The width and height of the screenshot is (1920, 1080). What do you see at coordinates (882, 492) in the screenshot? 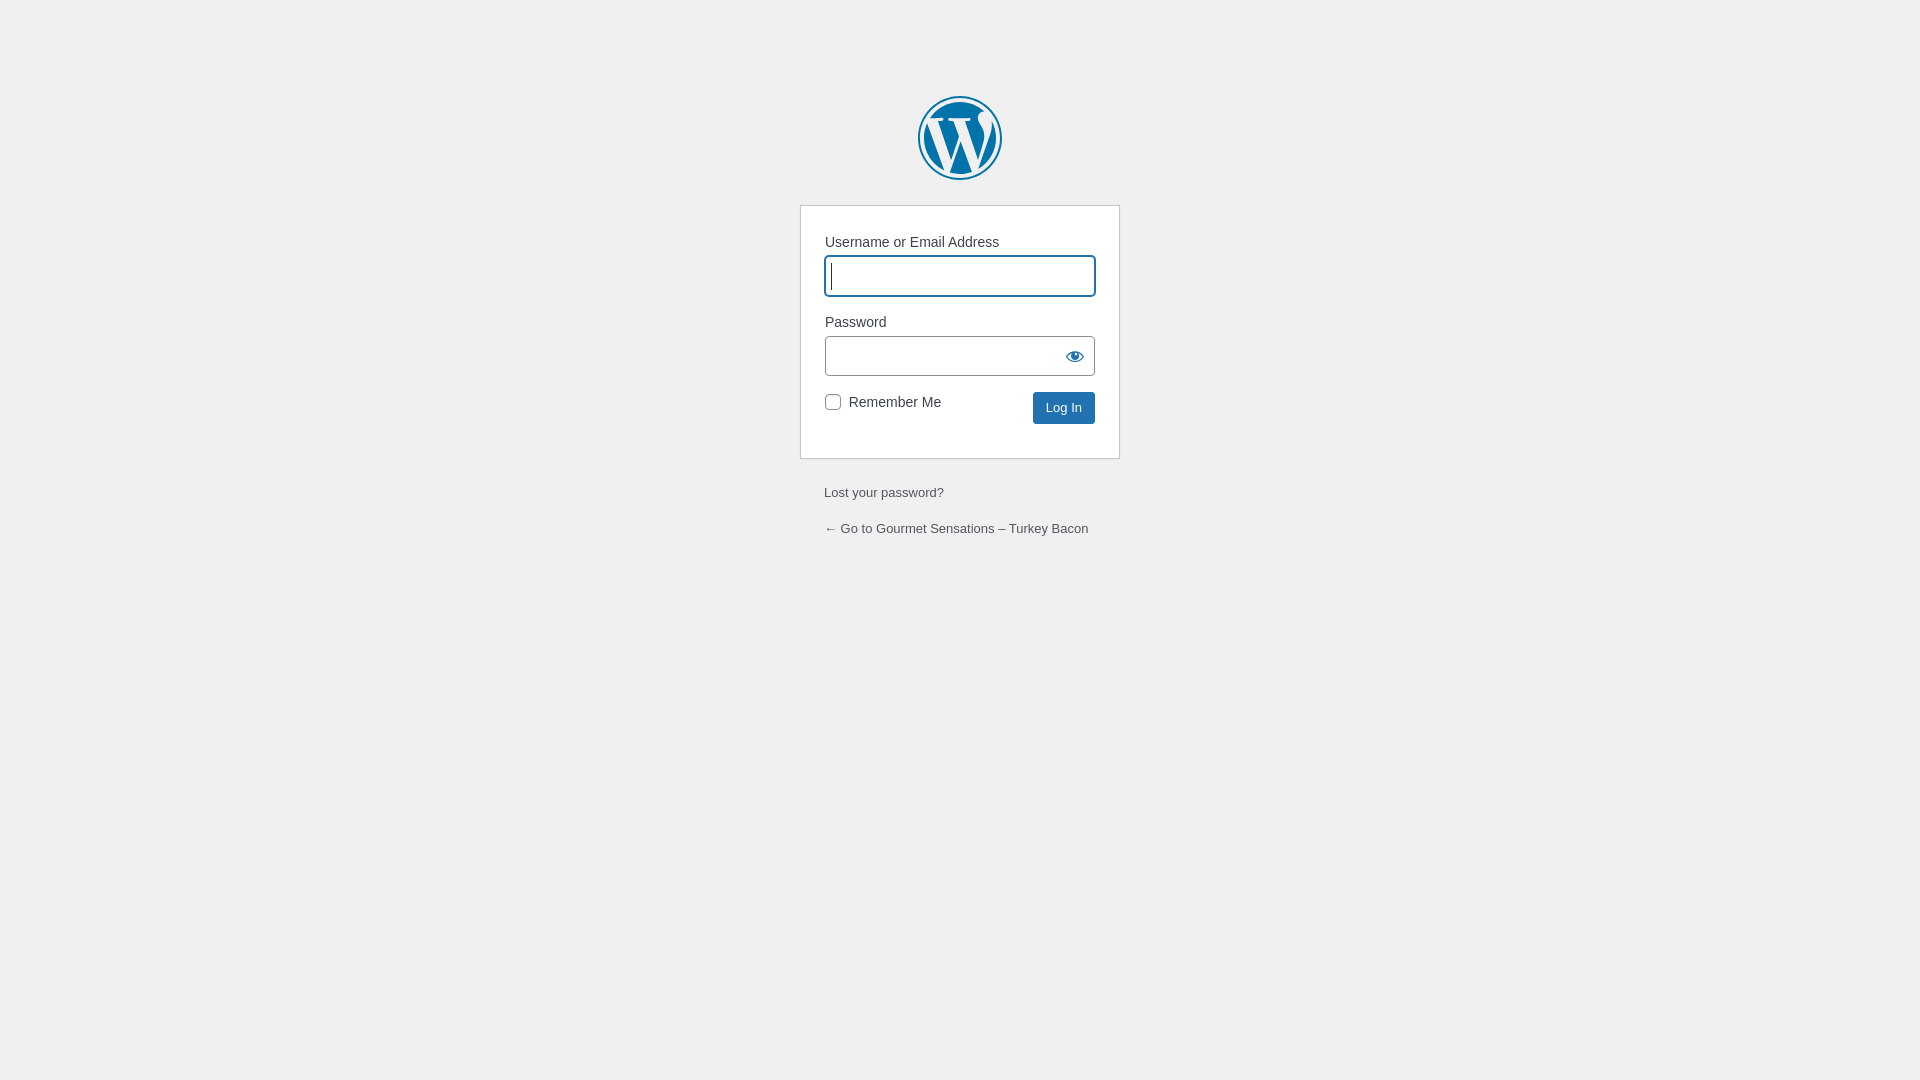
I see `'Lost your password?'` at bounding box center [882, 492].